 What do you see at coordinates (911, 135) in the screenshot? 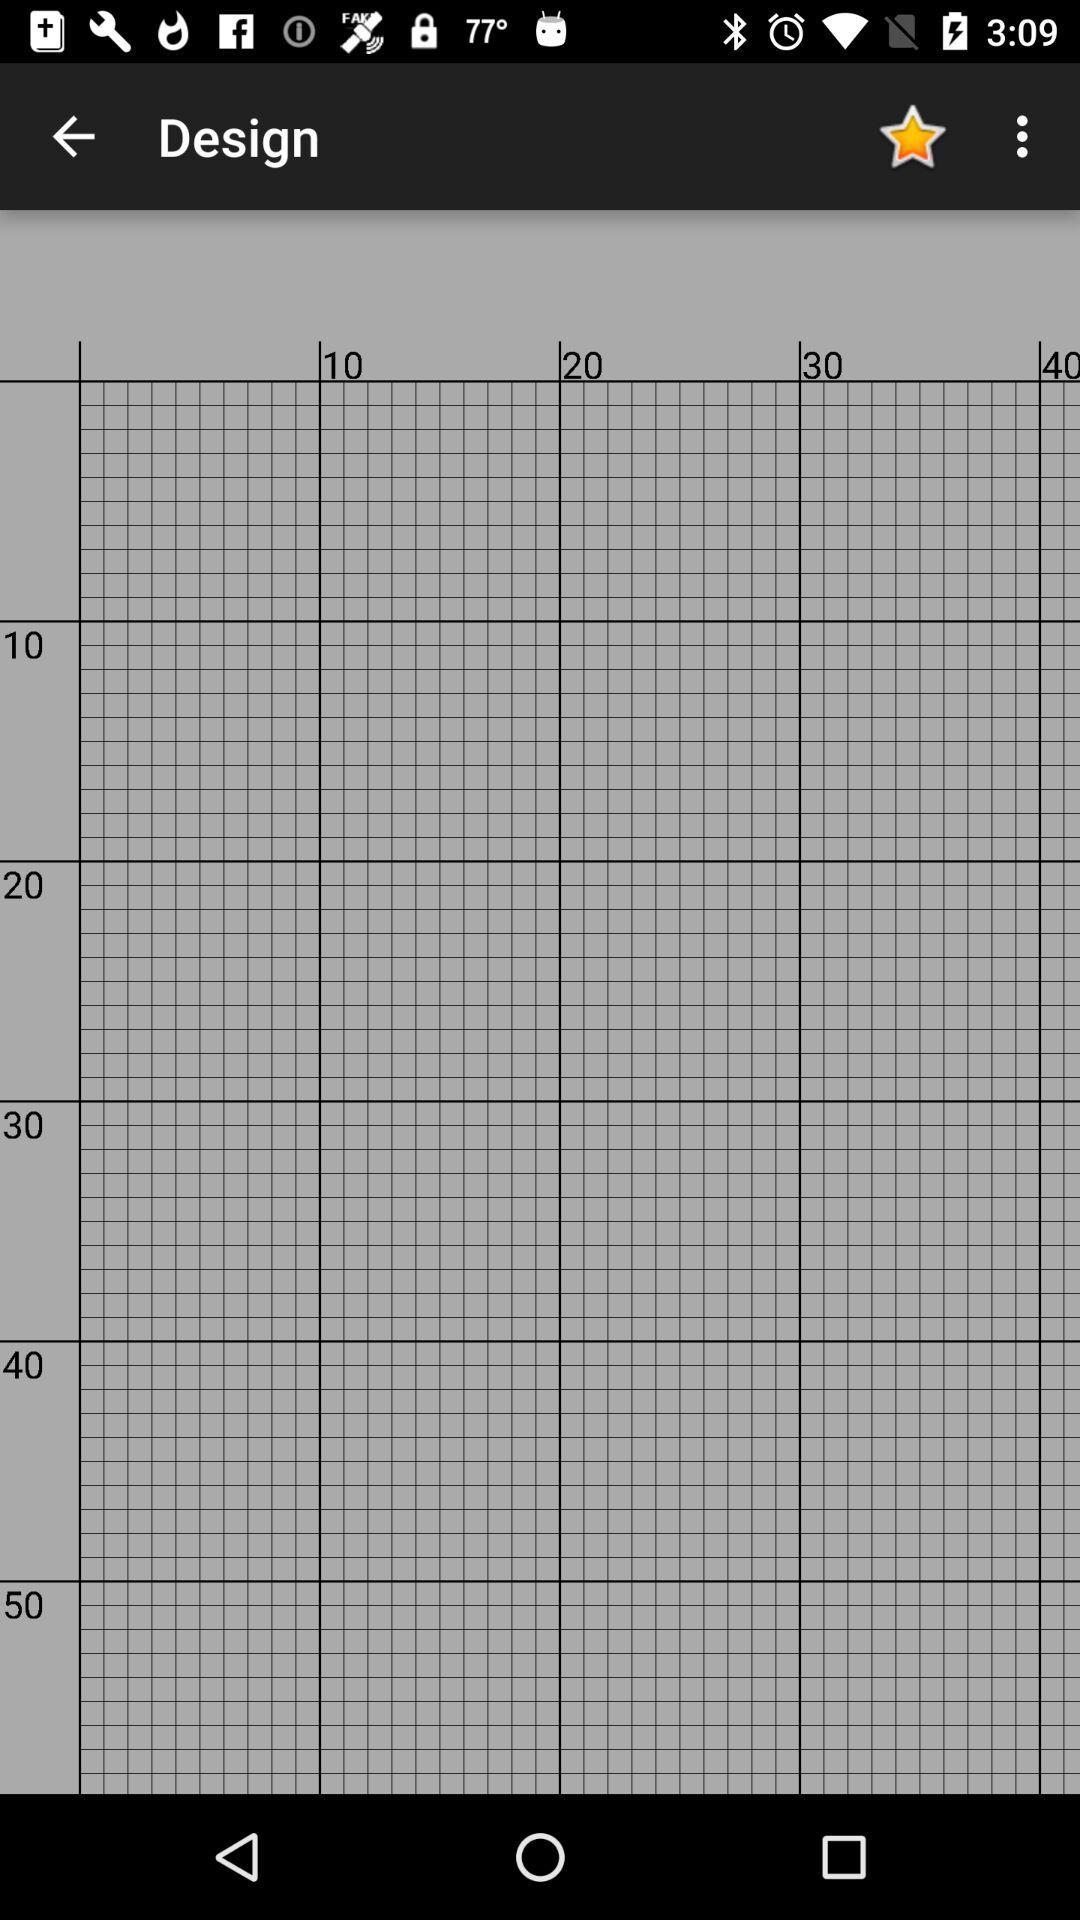
I see `app to the right of the design` at bounding box center [911, 135].